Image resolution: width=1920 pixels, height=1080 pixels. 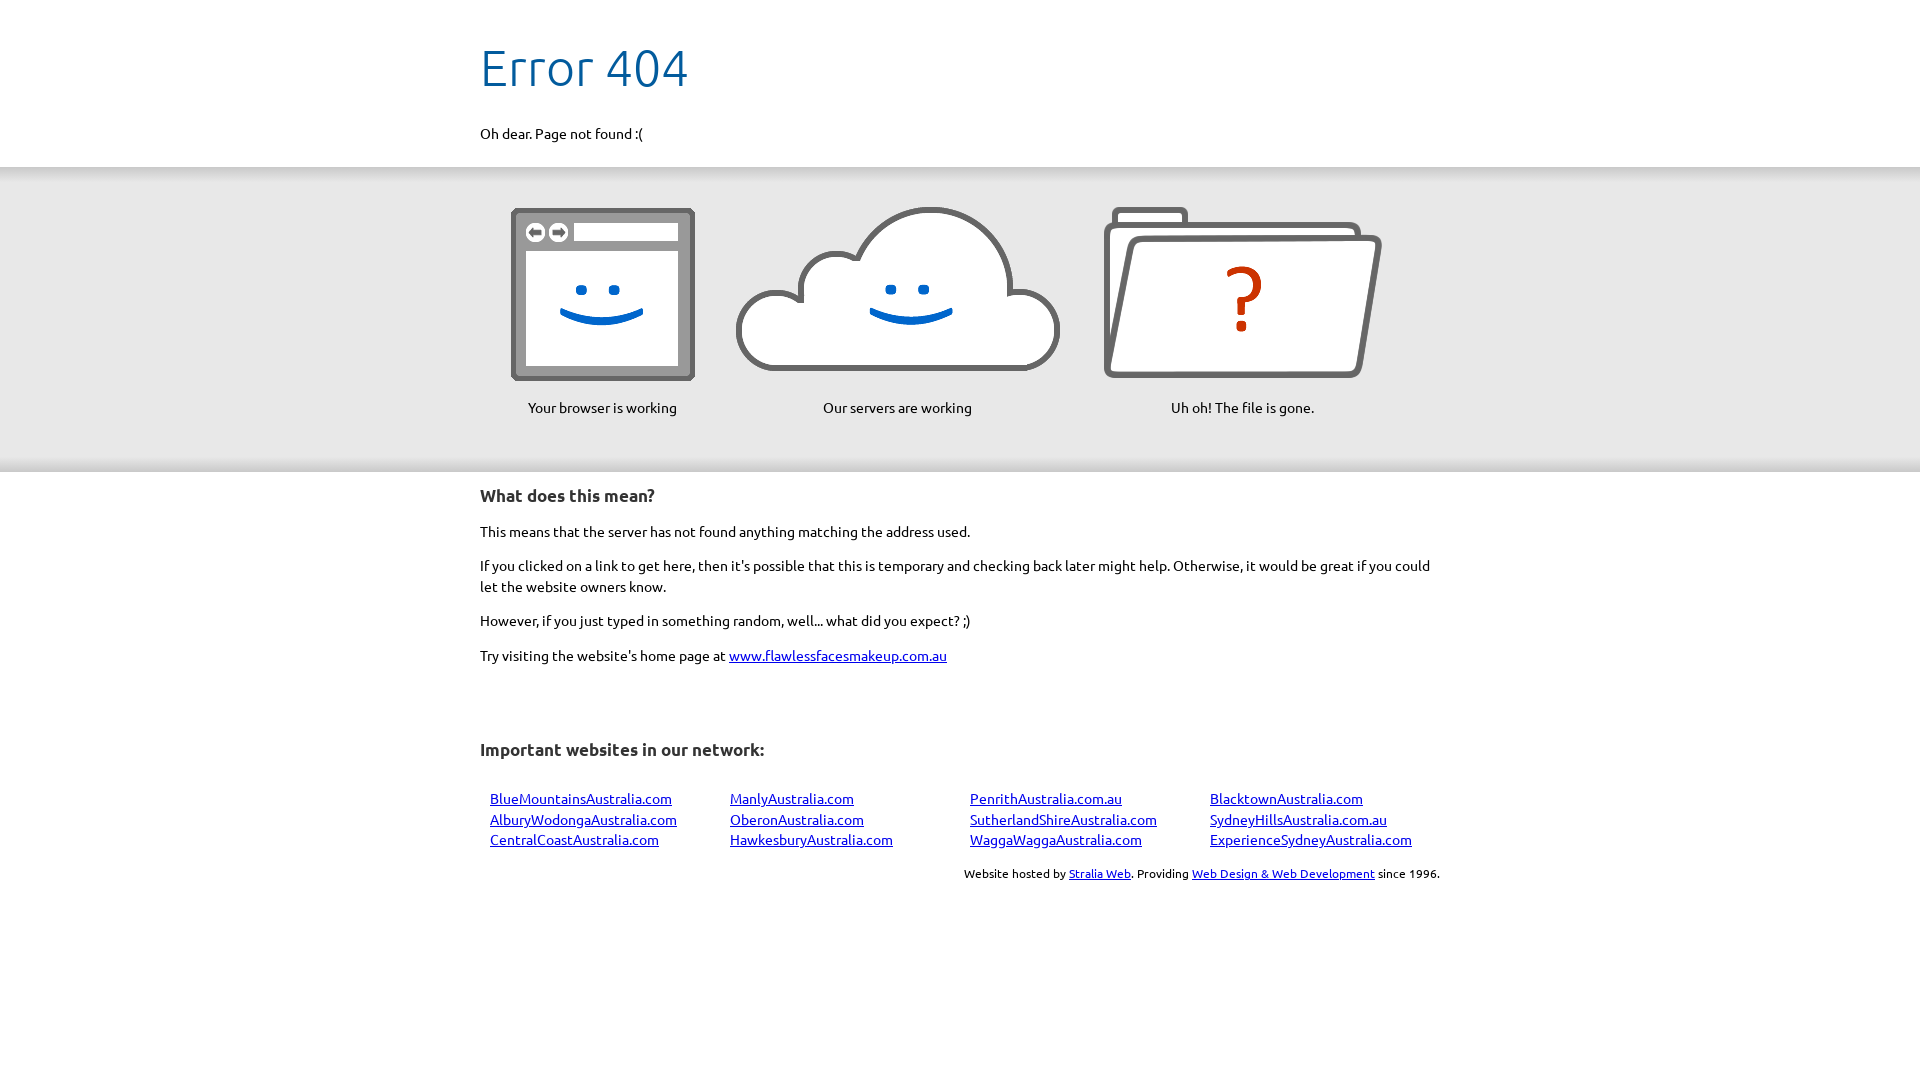 What do you see at coordinates (795, 818) in the screenshot?
I see `'OberonAustralia.com'` at bounding box center [795, 818].